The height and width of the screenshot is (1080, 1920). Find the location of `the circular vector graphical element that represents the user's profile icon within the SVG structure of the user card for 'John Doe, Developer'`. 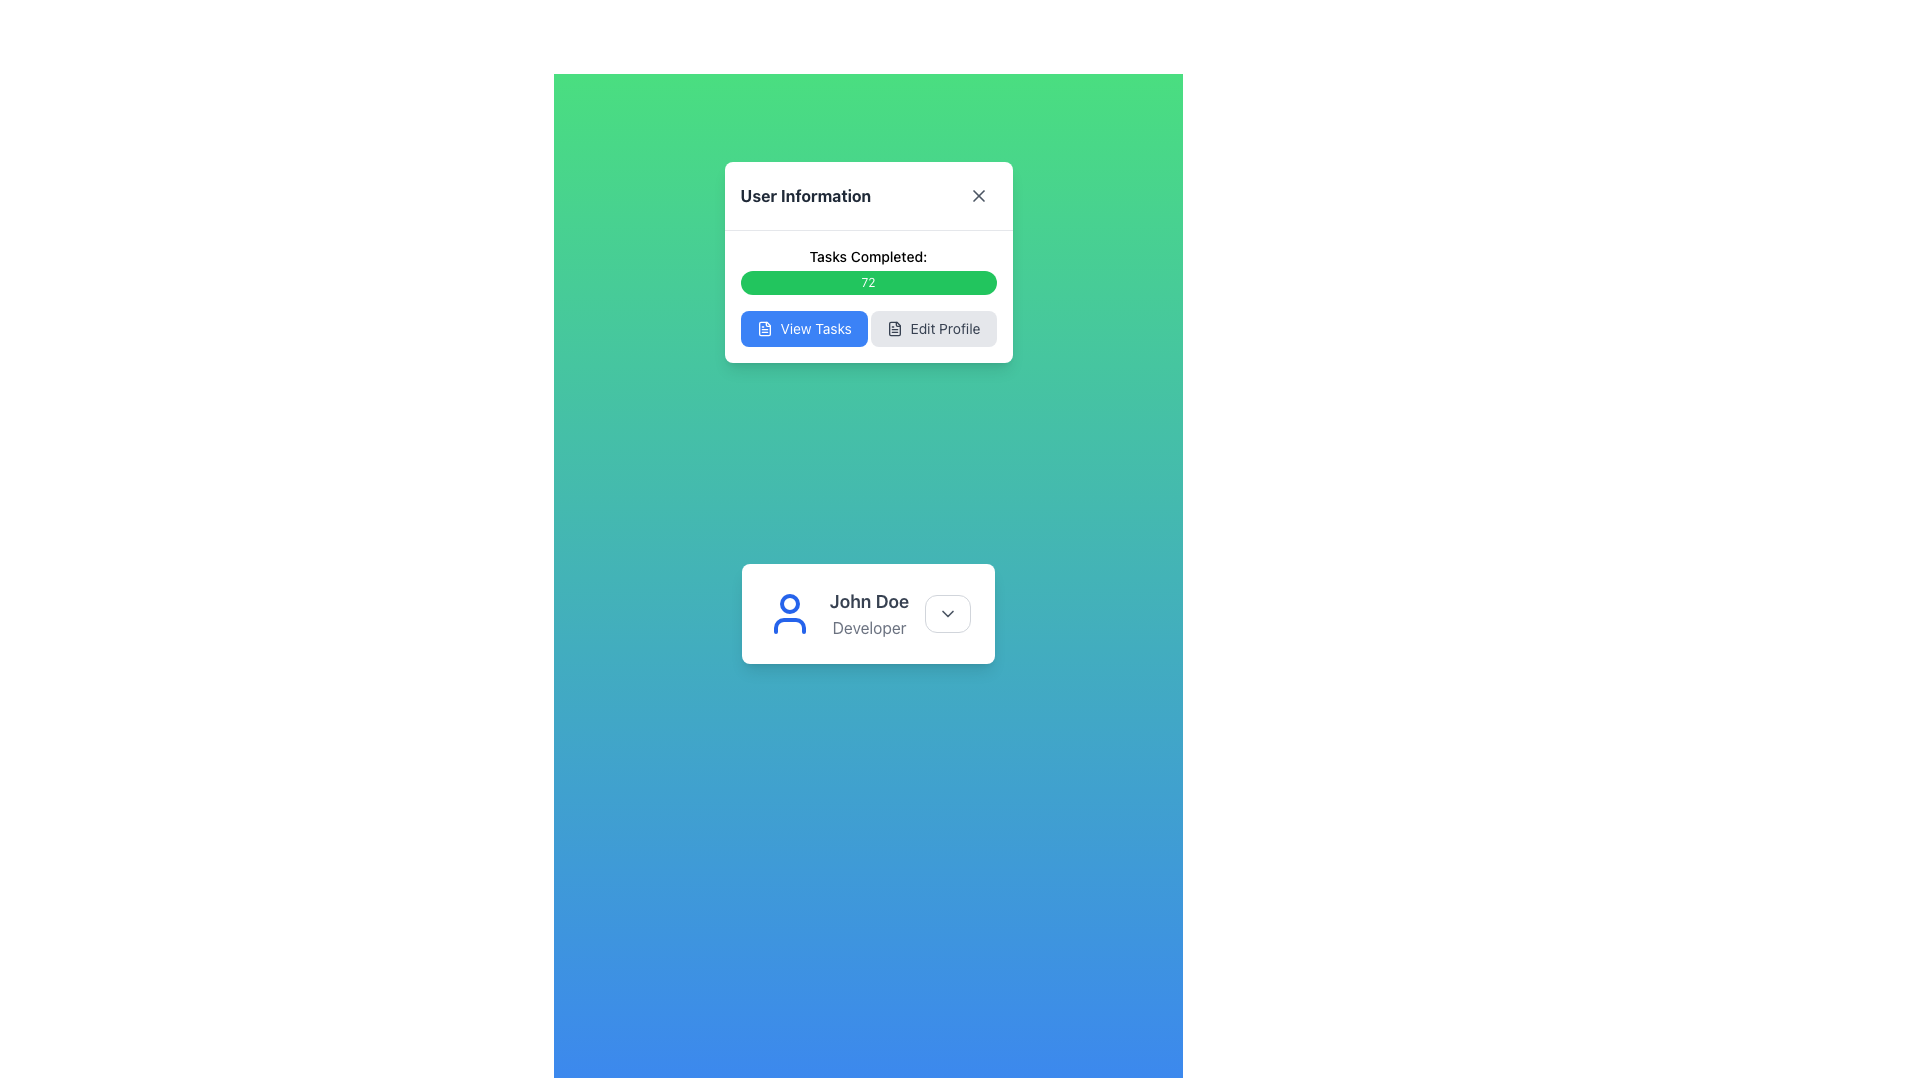

the circular vector graphical element that represents the user's profile icon within the SVG structure of the user card for 'John Doe, Developer' is located at coordinates (788, 603).